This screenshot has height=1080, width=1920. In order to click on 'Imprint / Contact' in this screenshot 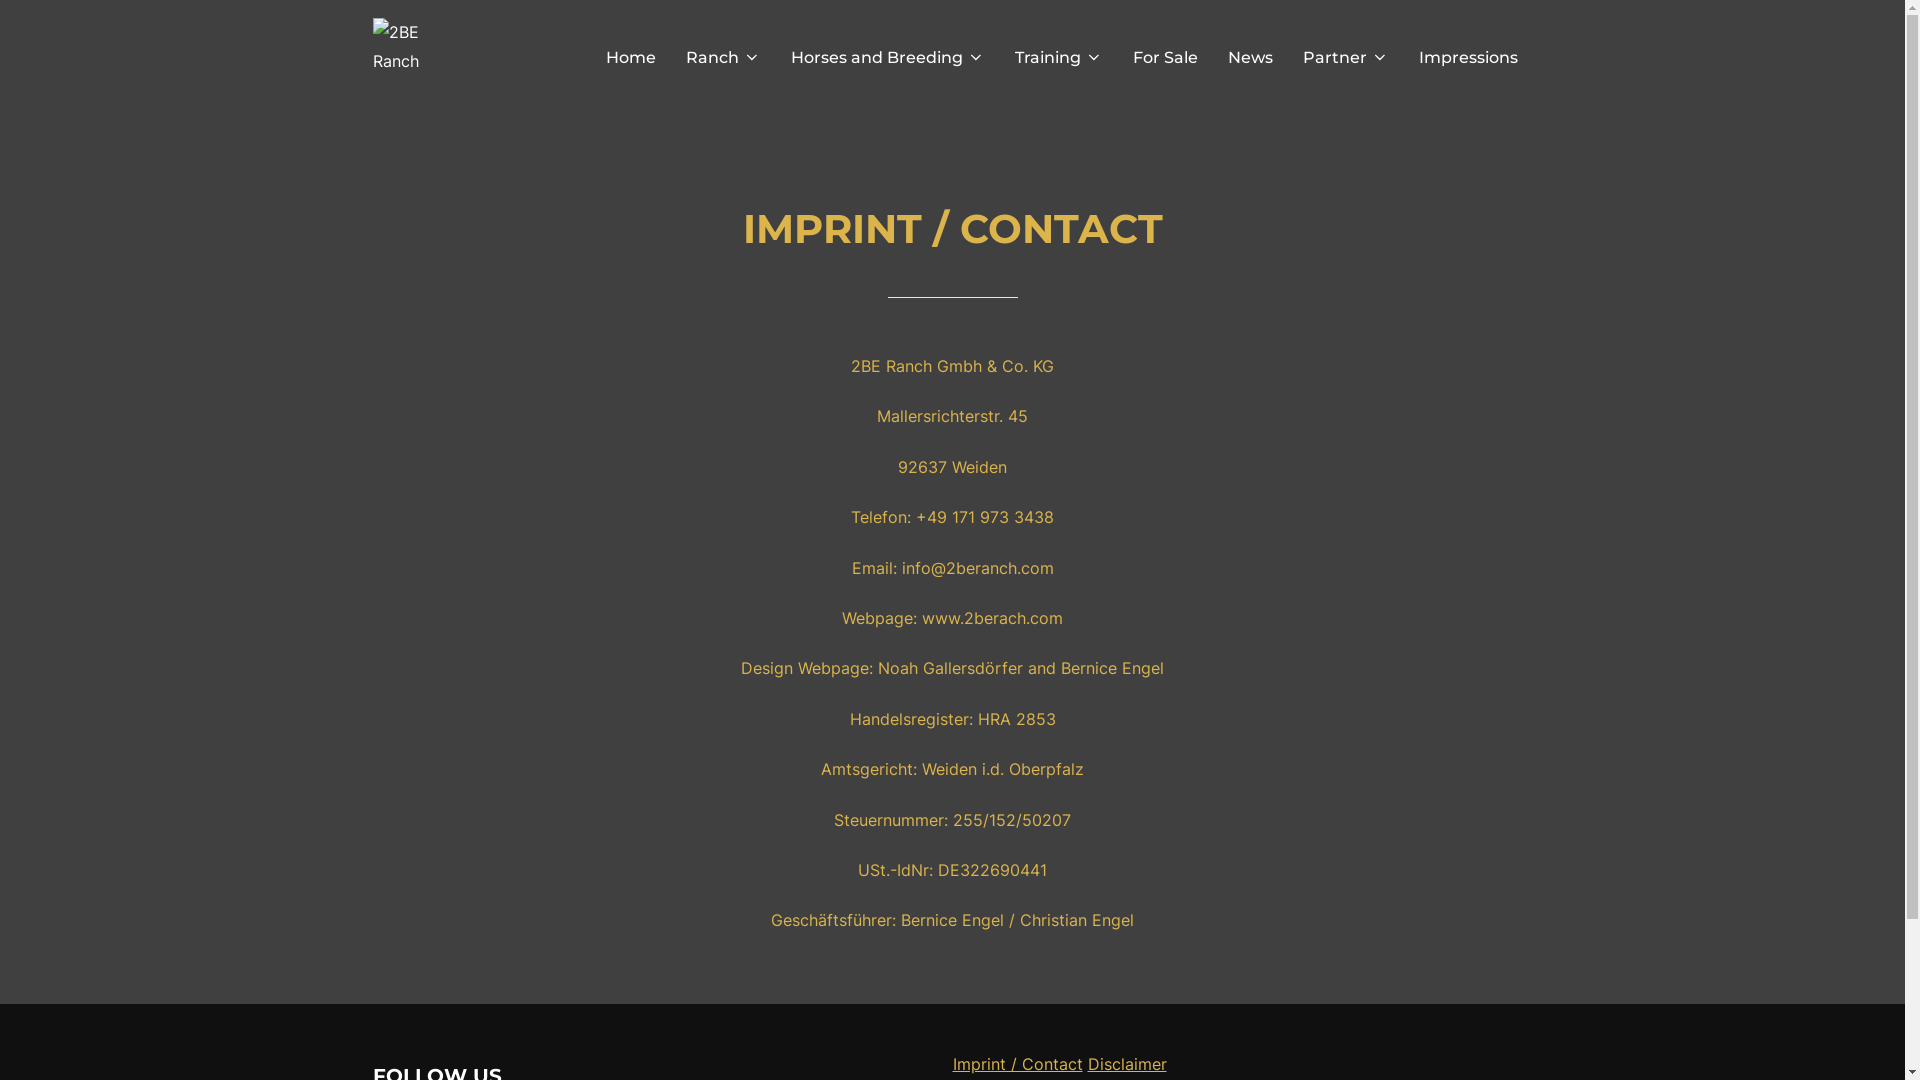, I will do `click(1017, 1063)`.